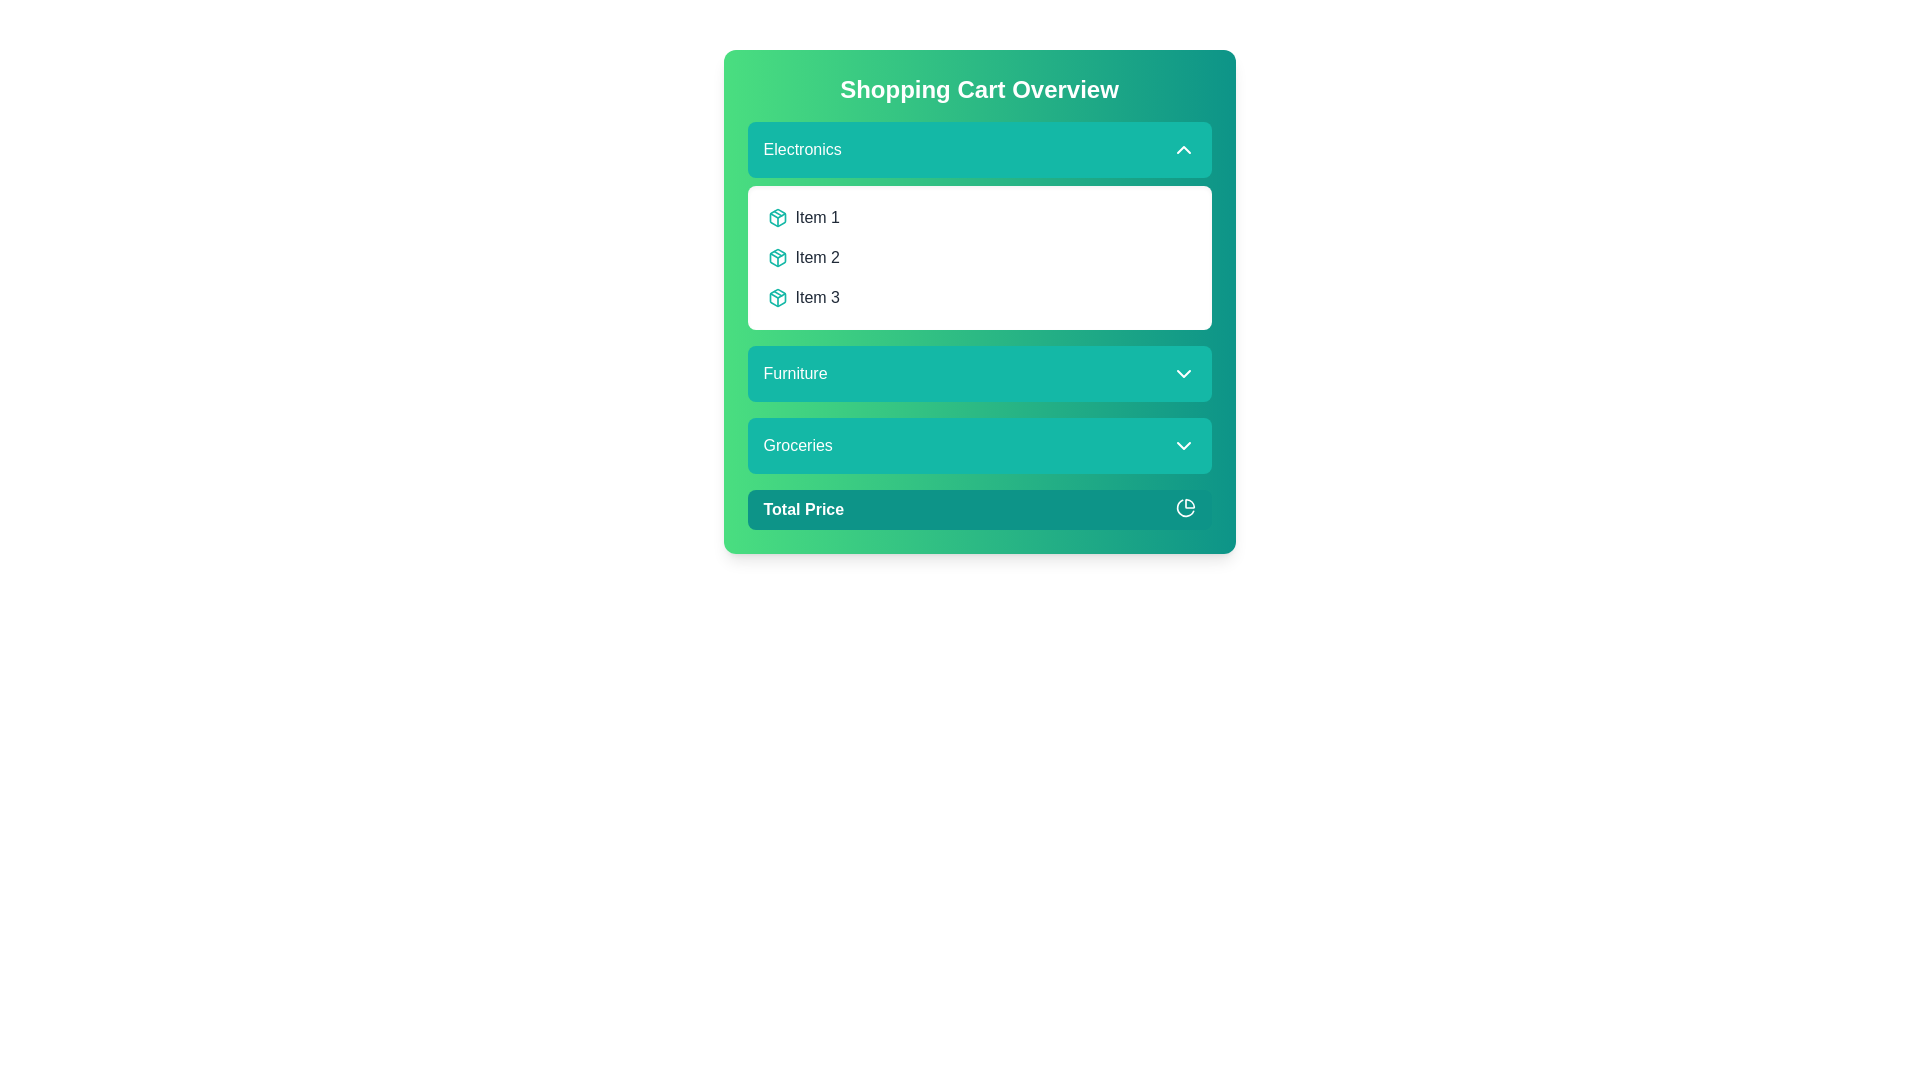 Image resolution: width=1920 pixels, height=1080 pixels. What do you see at coordinates (979, 508) in the screenshot?
I see `the 'Total Price' section to interact with the summary information` at bounding box center [979, 508].